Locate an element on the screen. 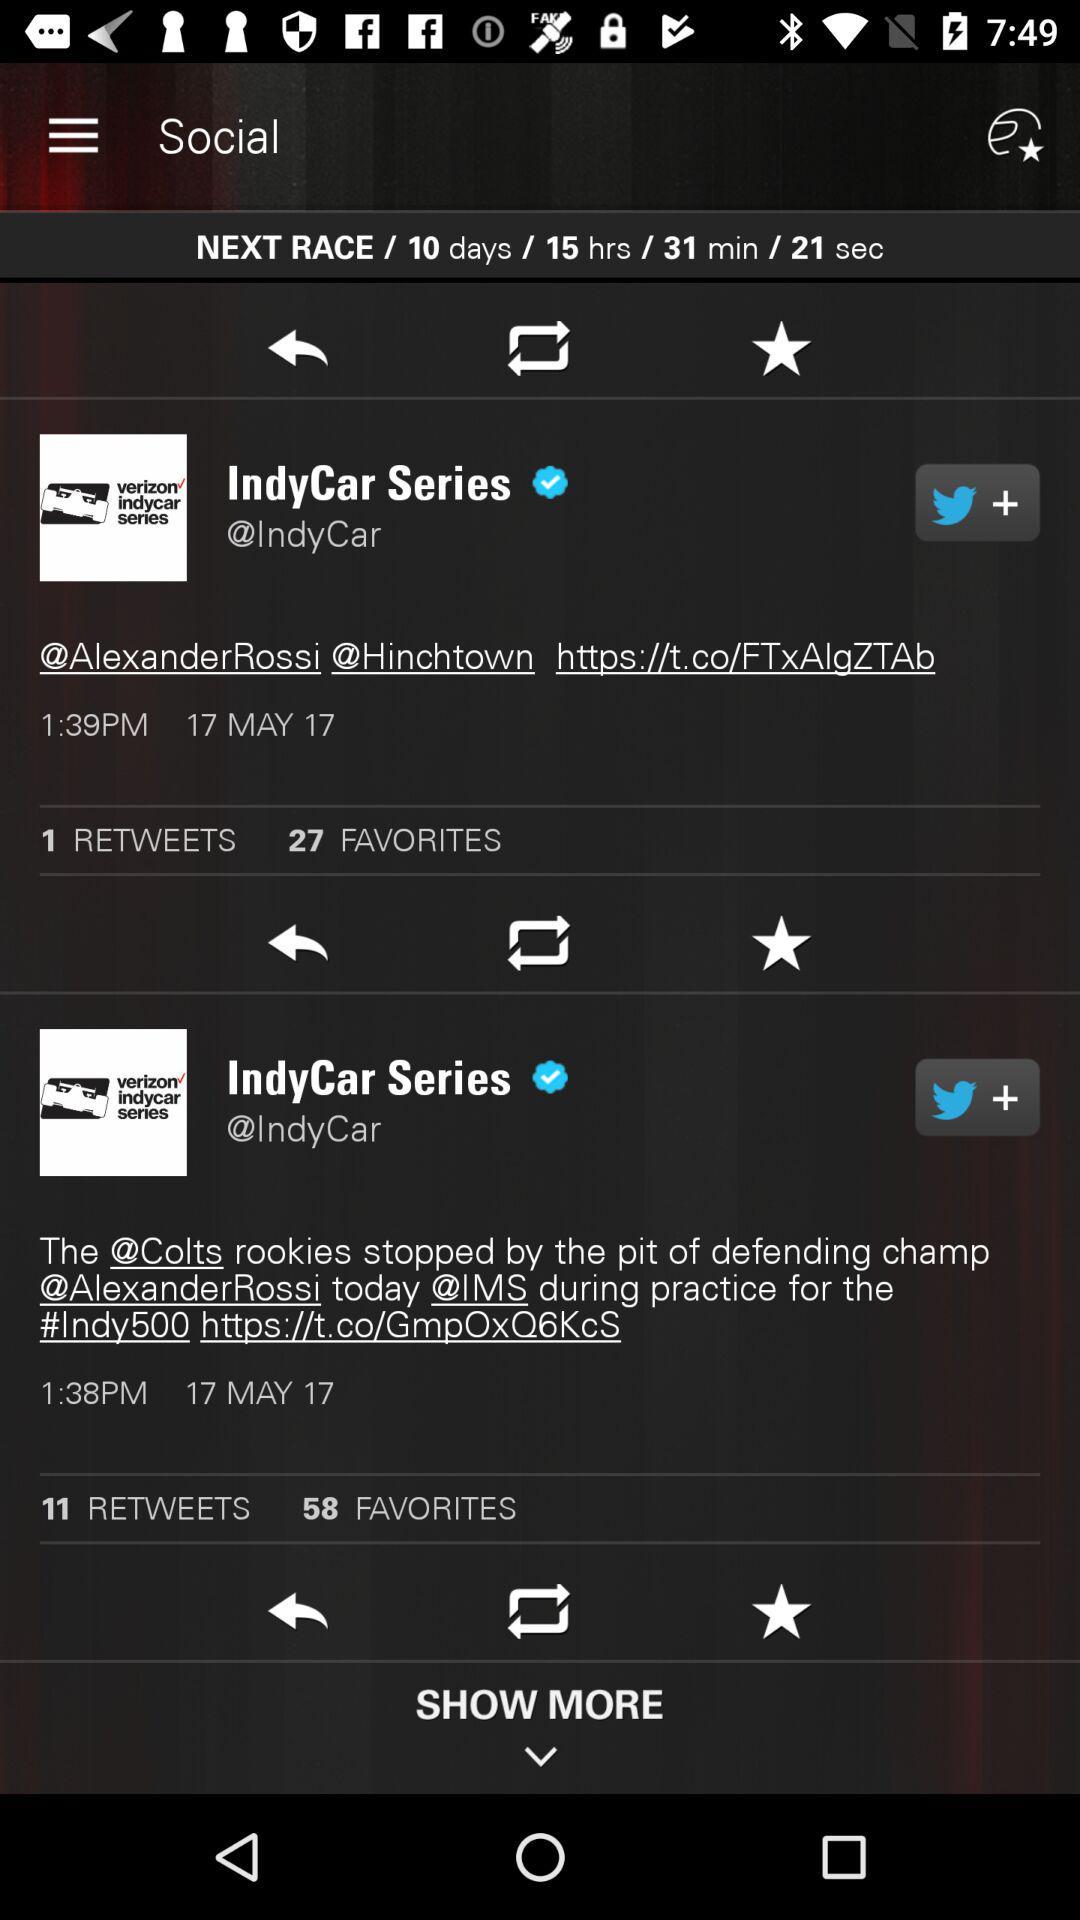  the text above 138pm 17 may 17 is located at coordinates (540, 1287).